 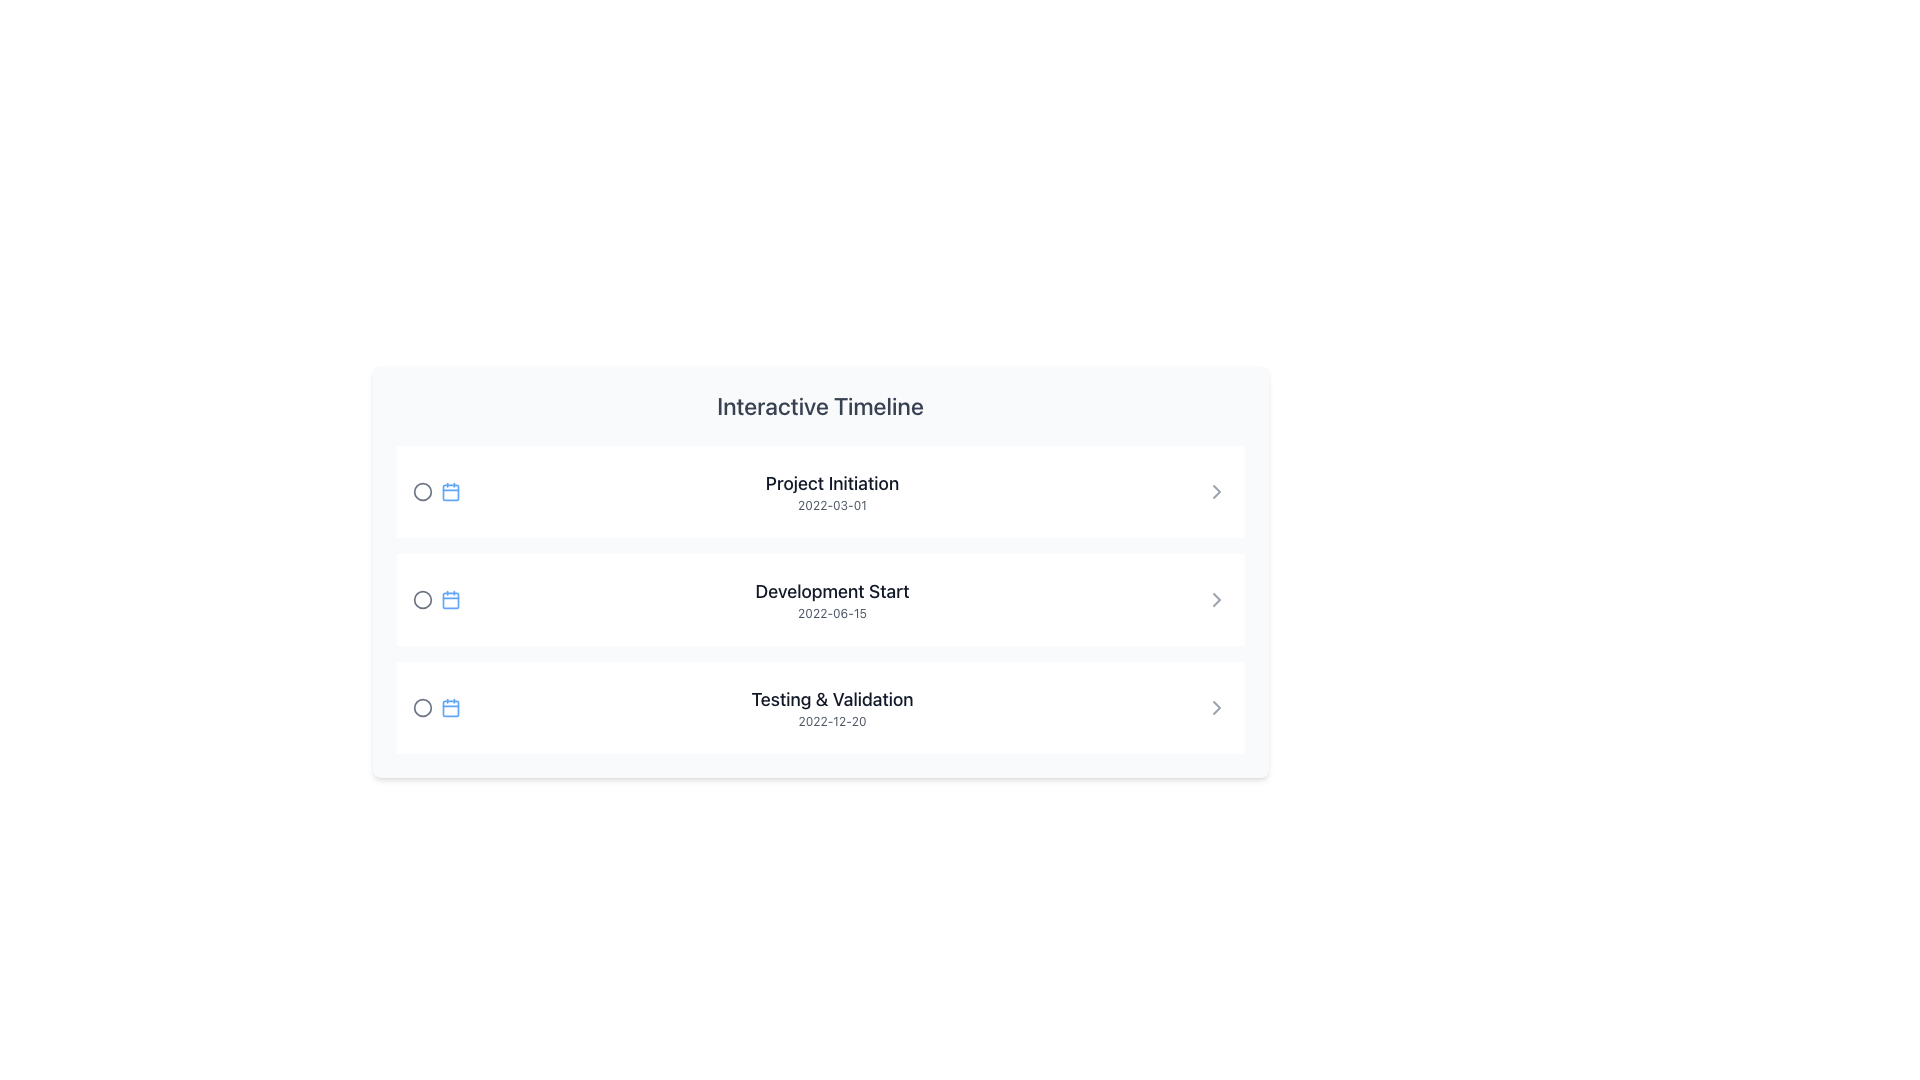 What do you see at coordinates (832, 721) in the screenshot?
I see `the static text element displaying the date '2022-12-20', which is styled in a small gray font and located below the 'Testing & Validation' title in the timeline` at bounding box center [832, 721].